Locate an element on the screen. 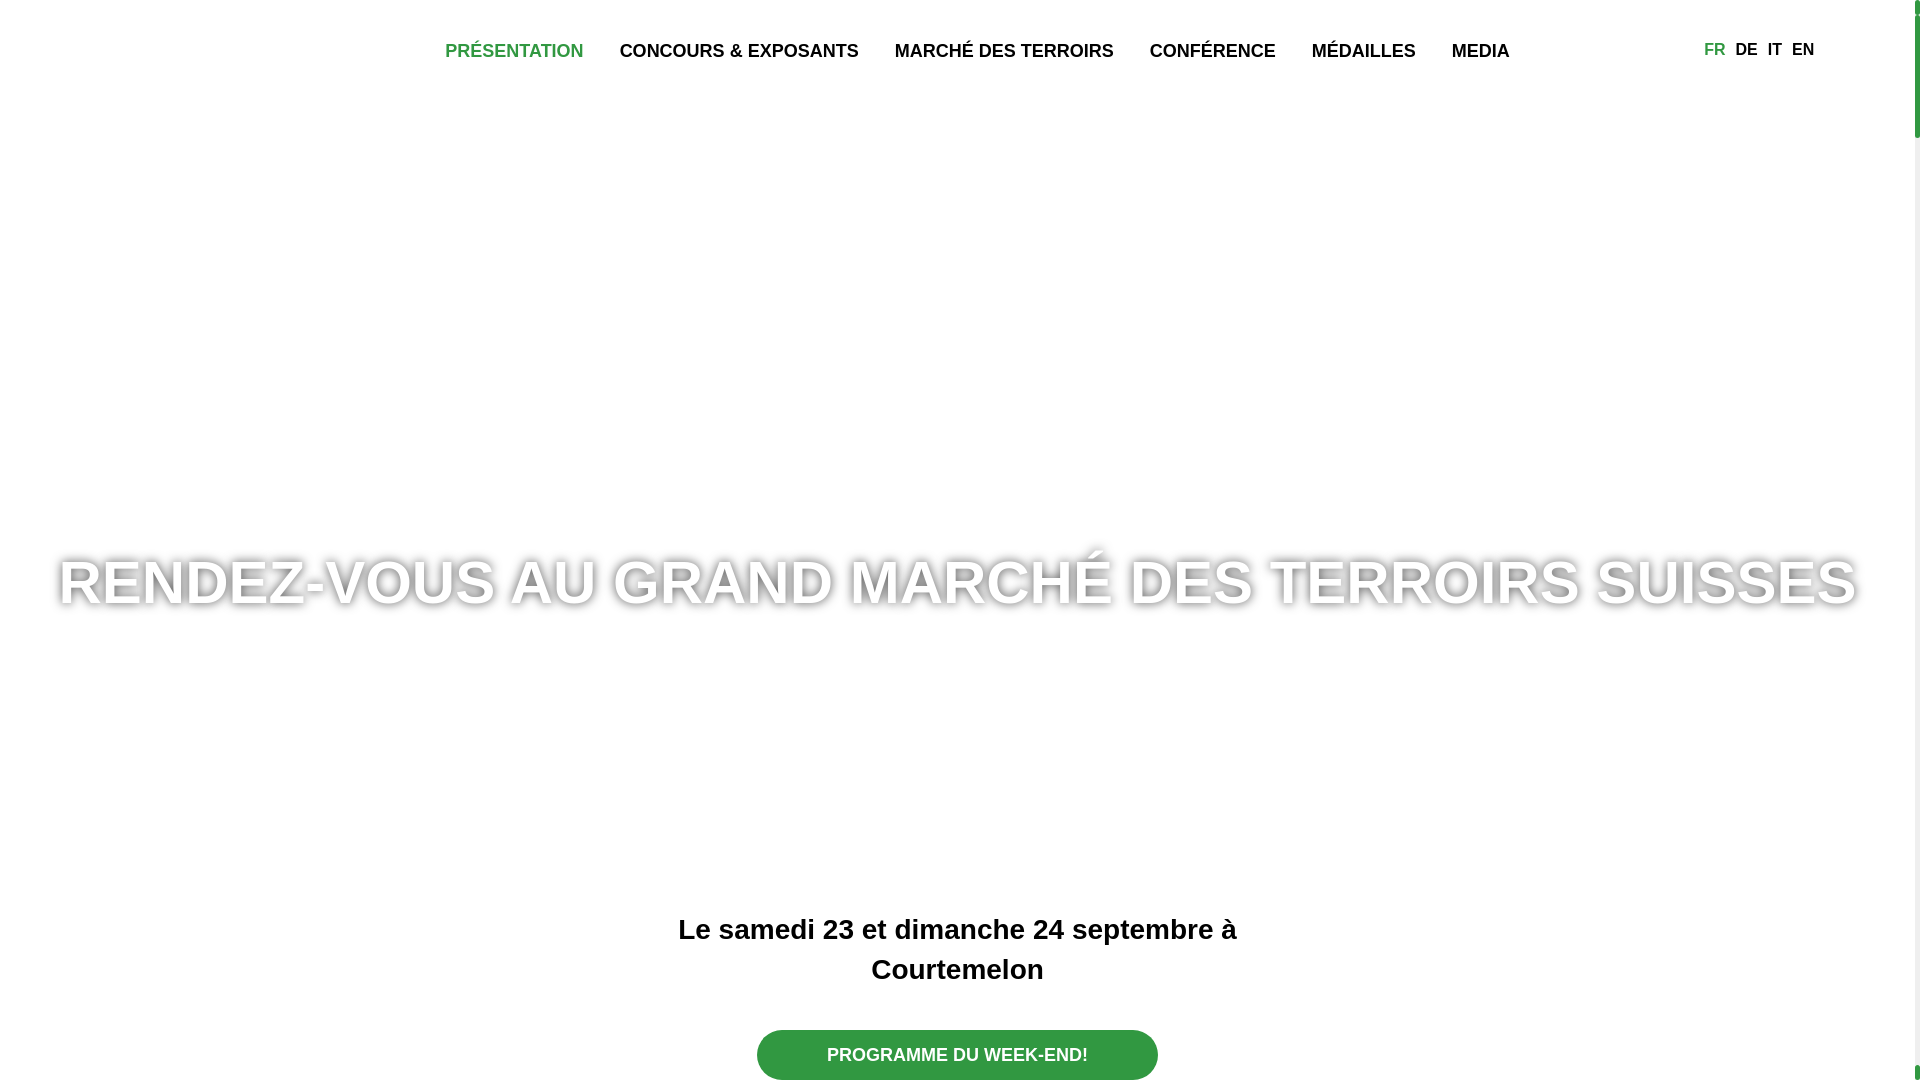  'DE' is located at coordinates (1746, 49).